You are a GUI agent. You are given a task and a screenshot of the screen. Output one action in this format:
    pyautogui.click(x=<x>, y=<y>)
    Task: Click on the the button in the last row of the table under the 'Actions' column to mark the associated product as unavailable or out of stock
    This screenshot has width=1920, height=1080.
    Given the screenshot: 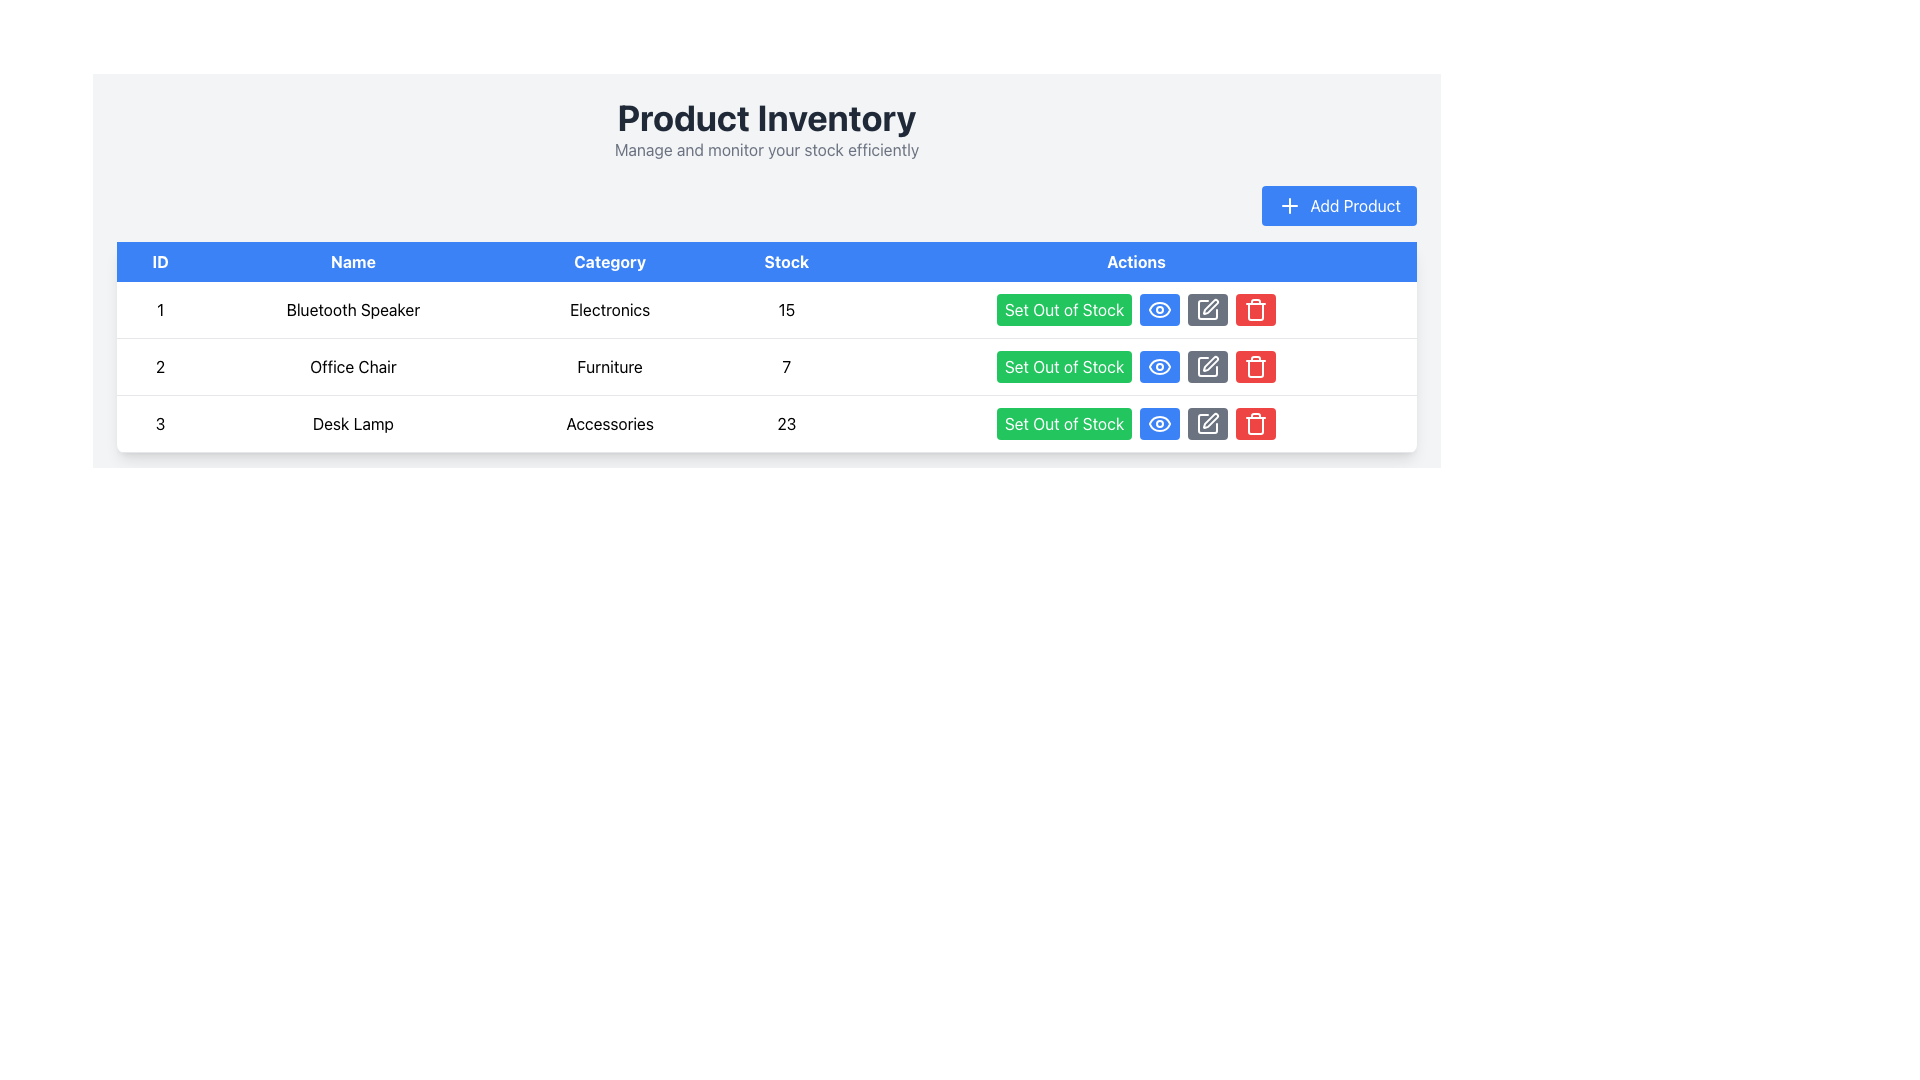 What is the action you would take?
    pyautogui.click(x=1136, y=423)
    